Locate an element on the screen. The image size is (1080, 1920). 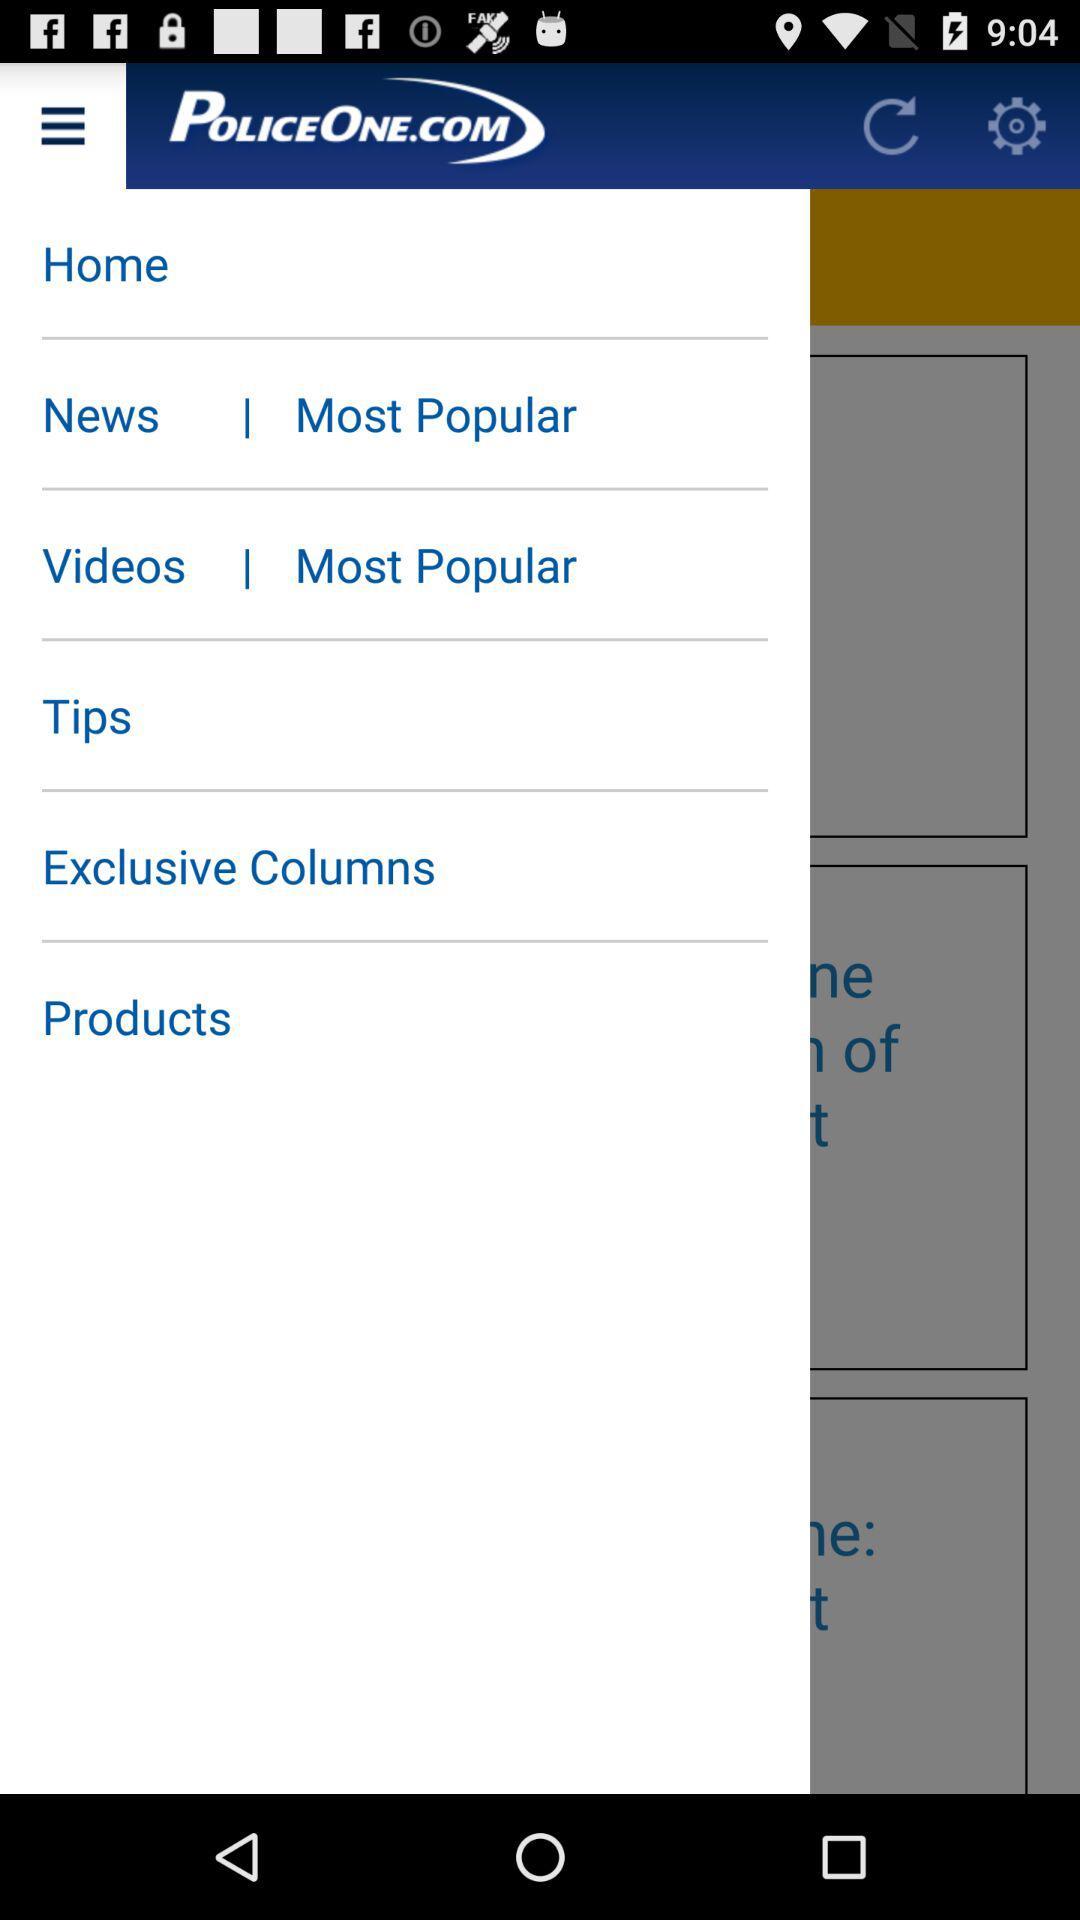
the refresh icon is located at coordinates (890, 133).